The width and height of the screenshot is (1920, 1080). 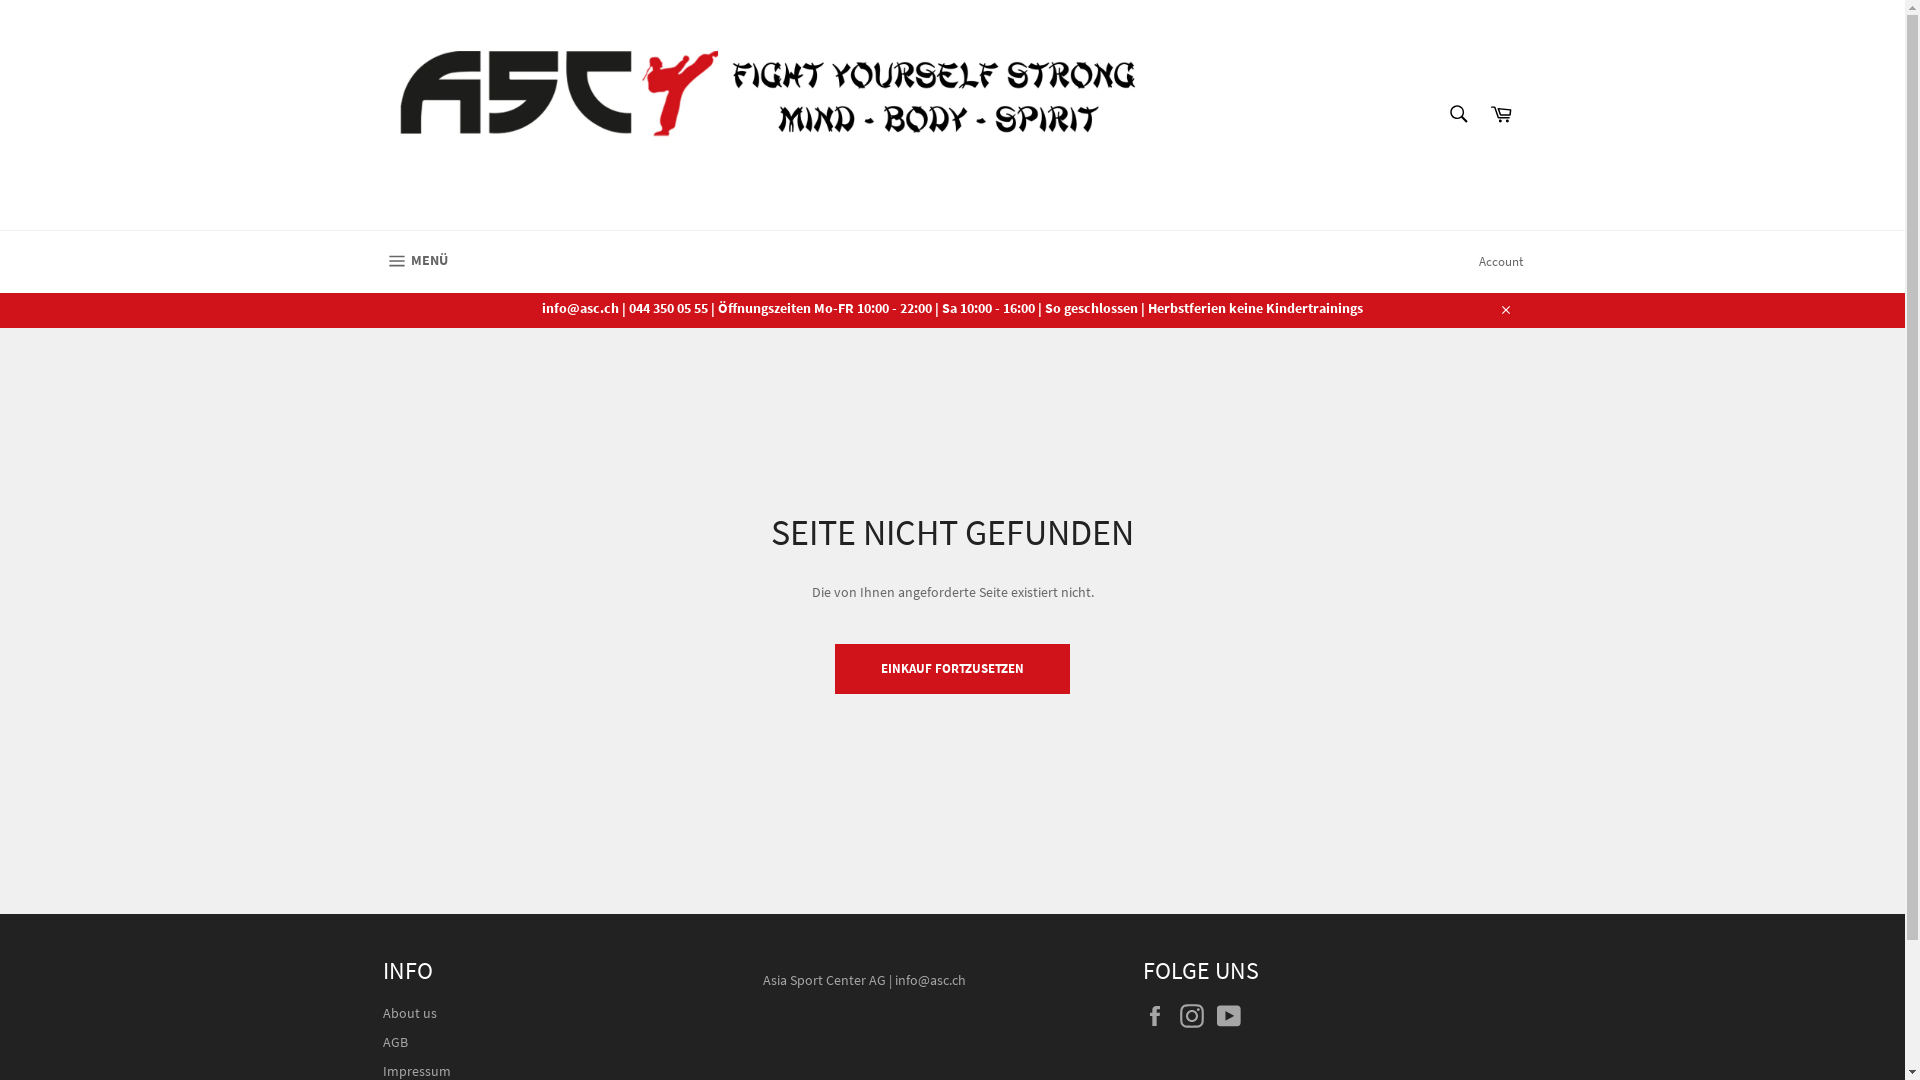 I want to click on 'YouTube', so click(x=1232, y=1015).